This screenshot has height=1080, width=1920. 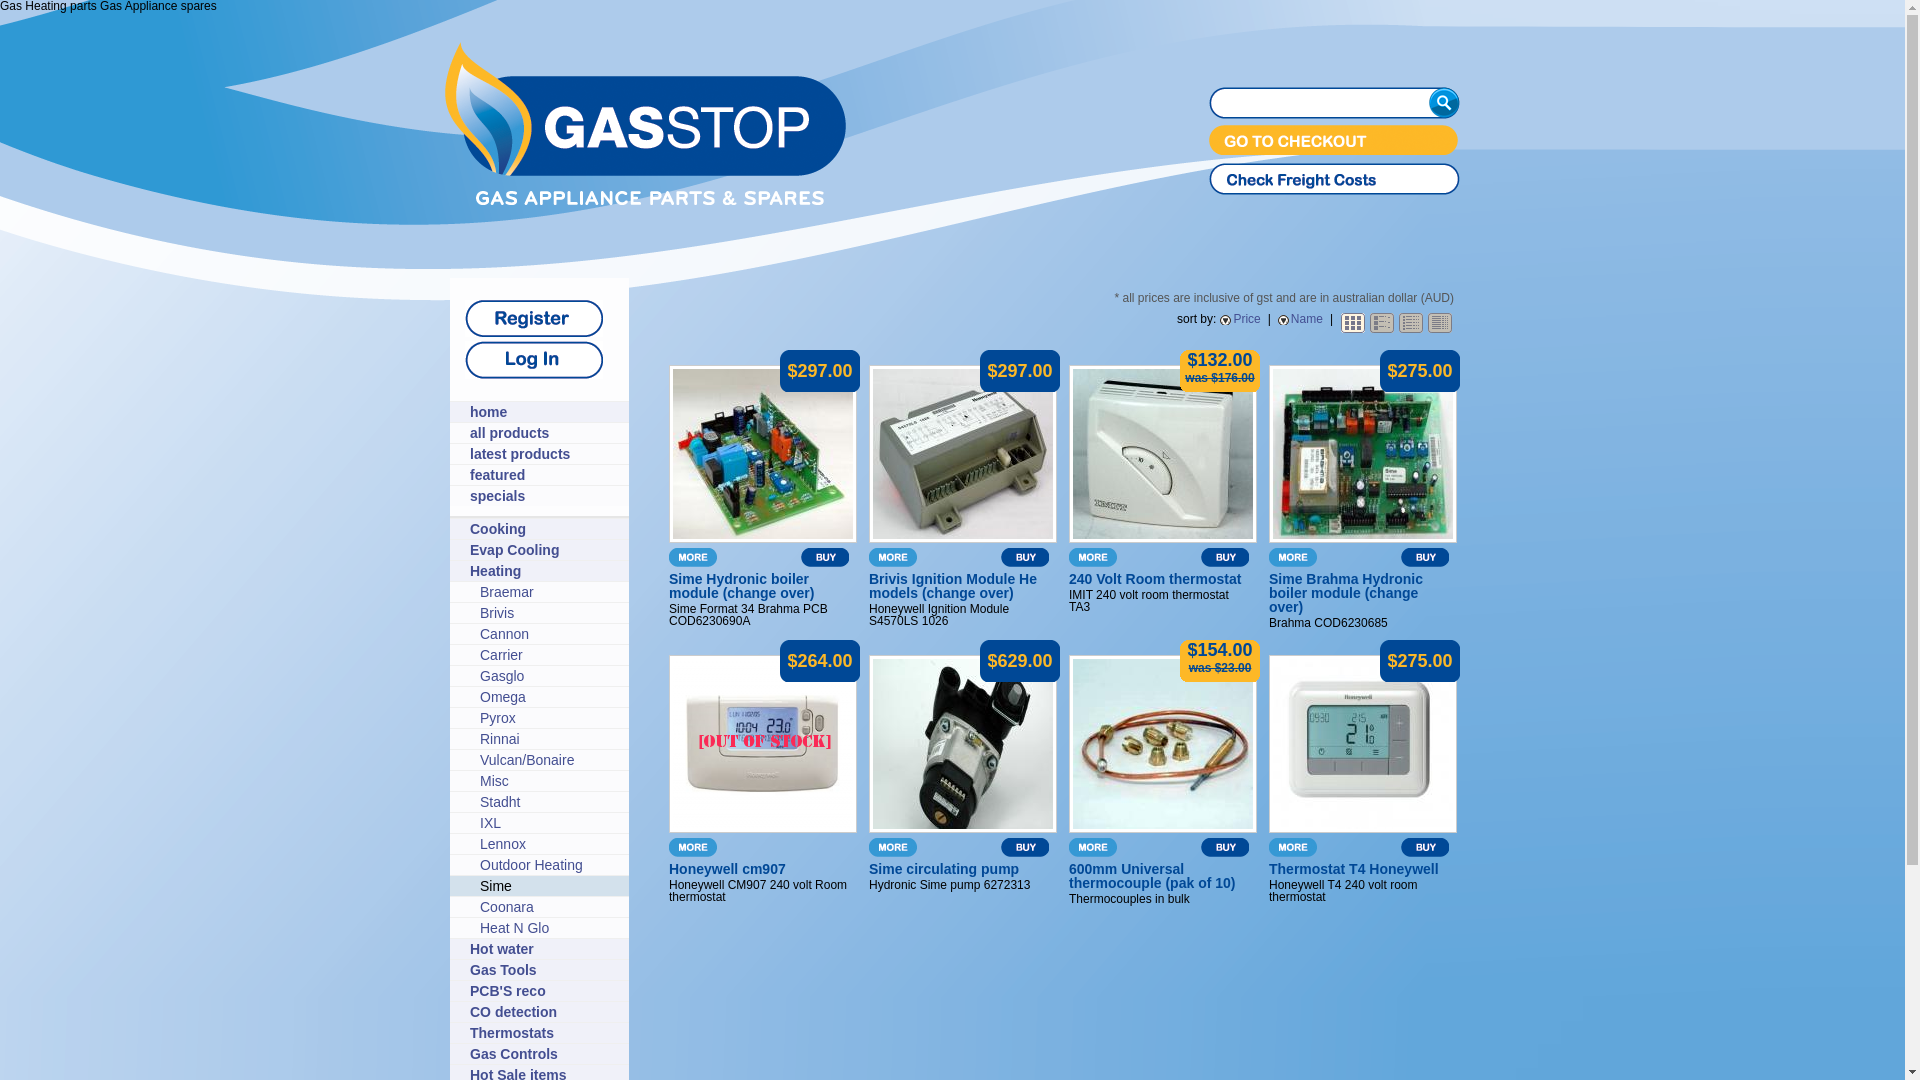 I want to click on 'latest products', so click(x=544, y=454).